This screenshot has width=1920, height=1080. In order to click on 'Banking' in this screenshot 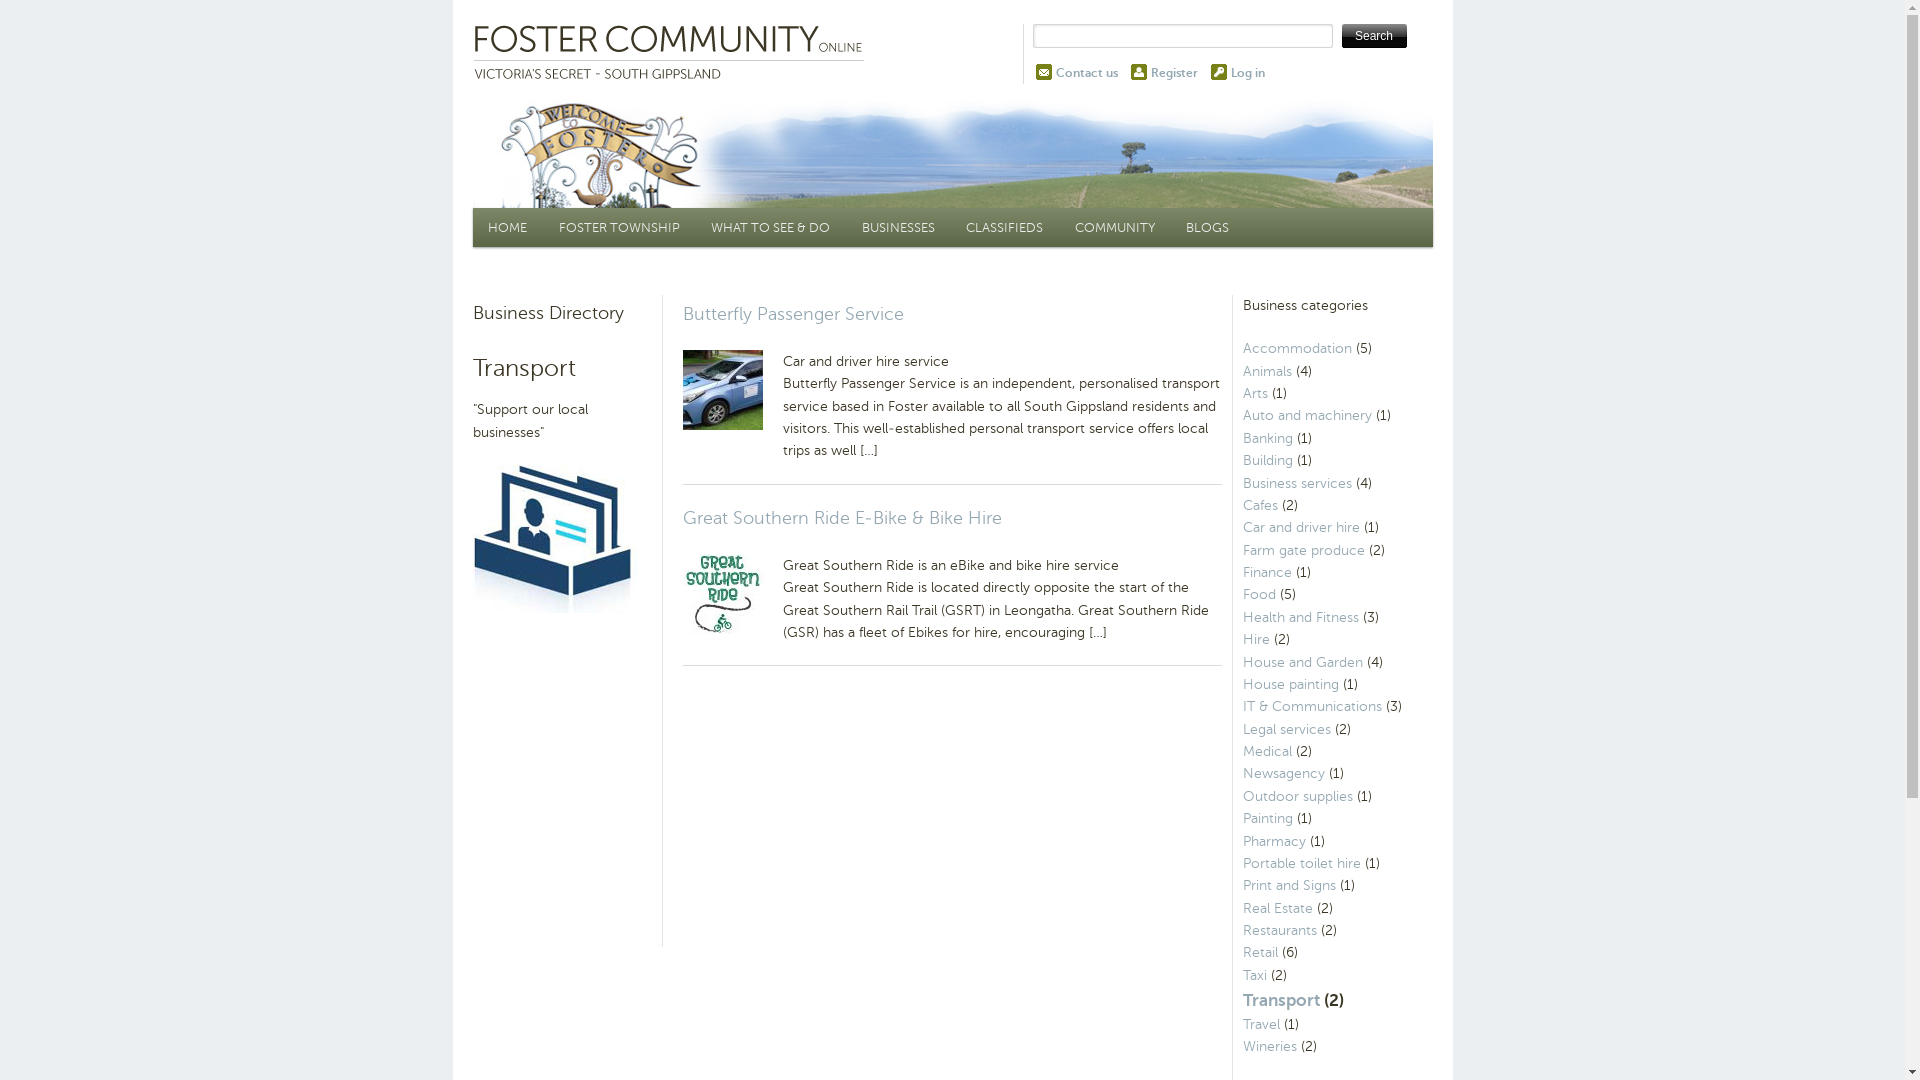, I will do `click(1266, 437)`.